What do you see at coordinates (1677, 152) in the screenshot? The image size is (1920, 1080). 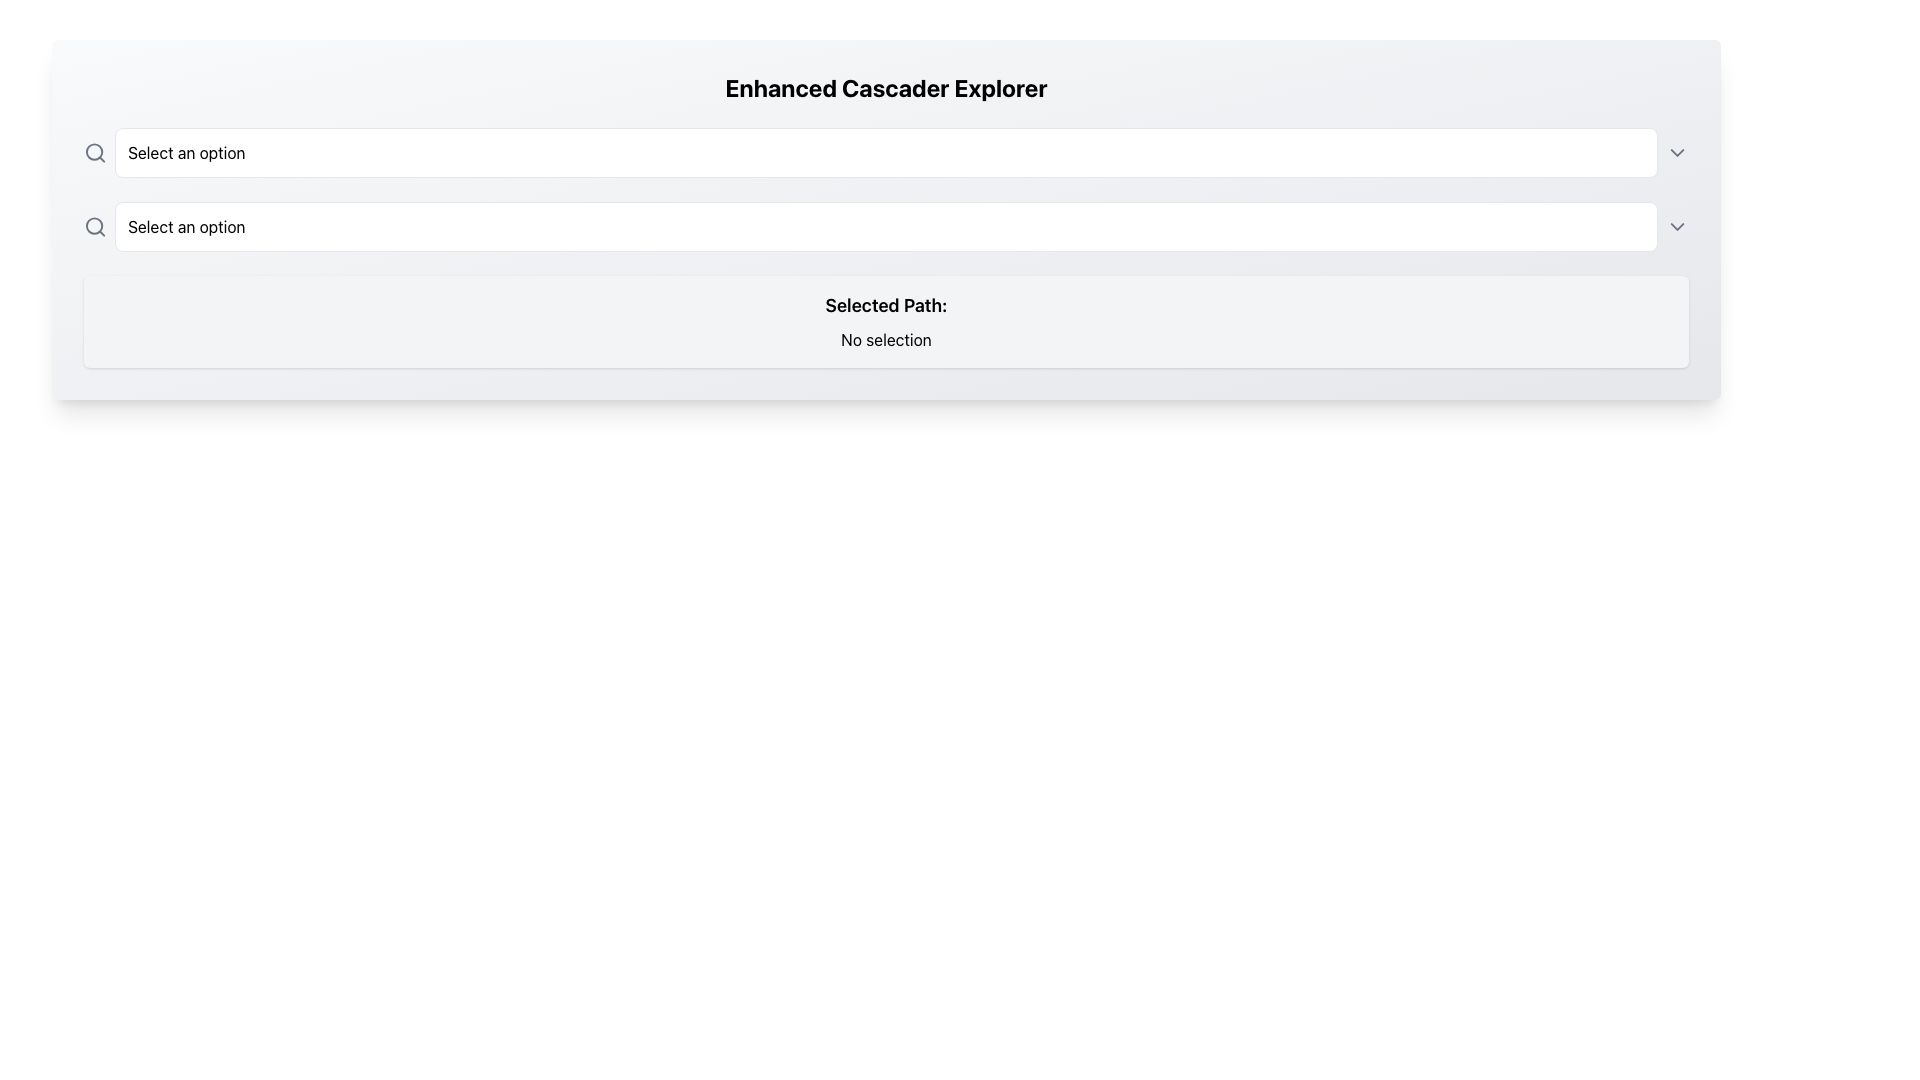 I see `the downward-pointing chevron icon on the far right side of the input field labeled 'Select an option'` at bounding box center [1677, 152].